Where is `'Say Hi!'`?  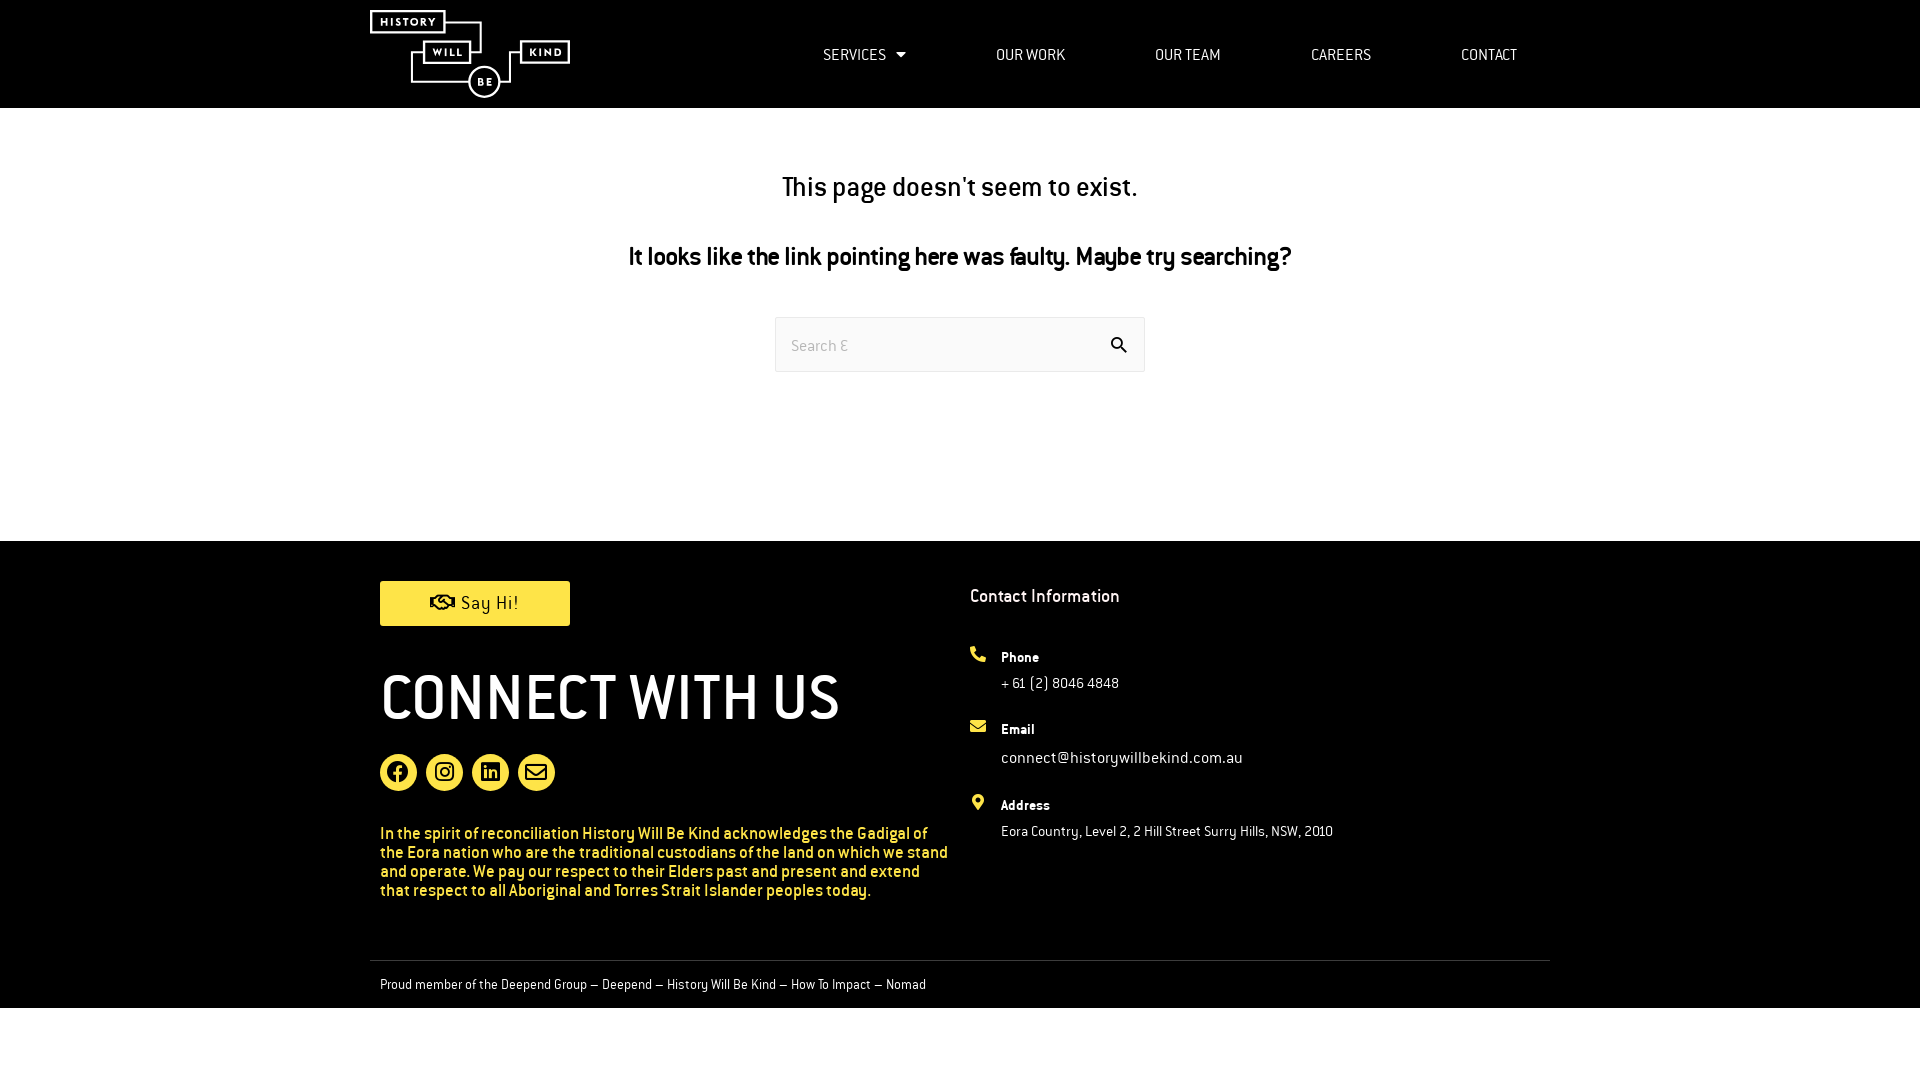 'Say Hi!' is located at coordinates (379, 602).